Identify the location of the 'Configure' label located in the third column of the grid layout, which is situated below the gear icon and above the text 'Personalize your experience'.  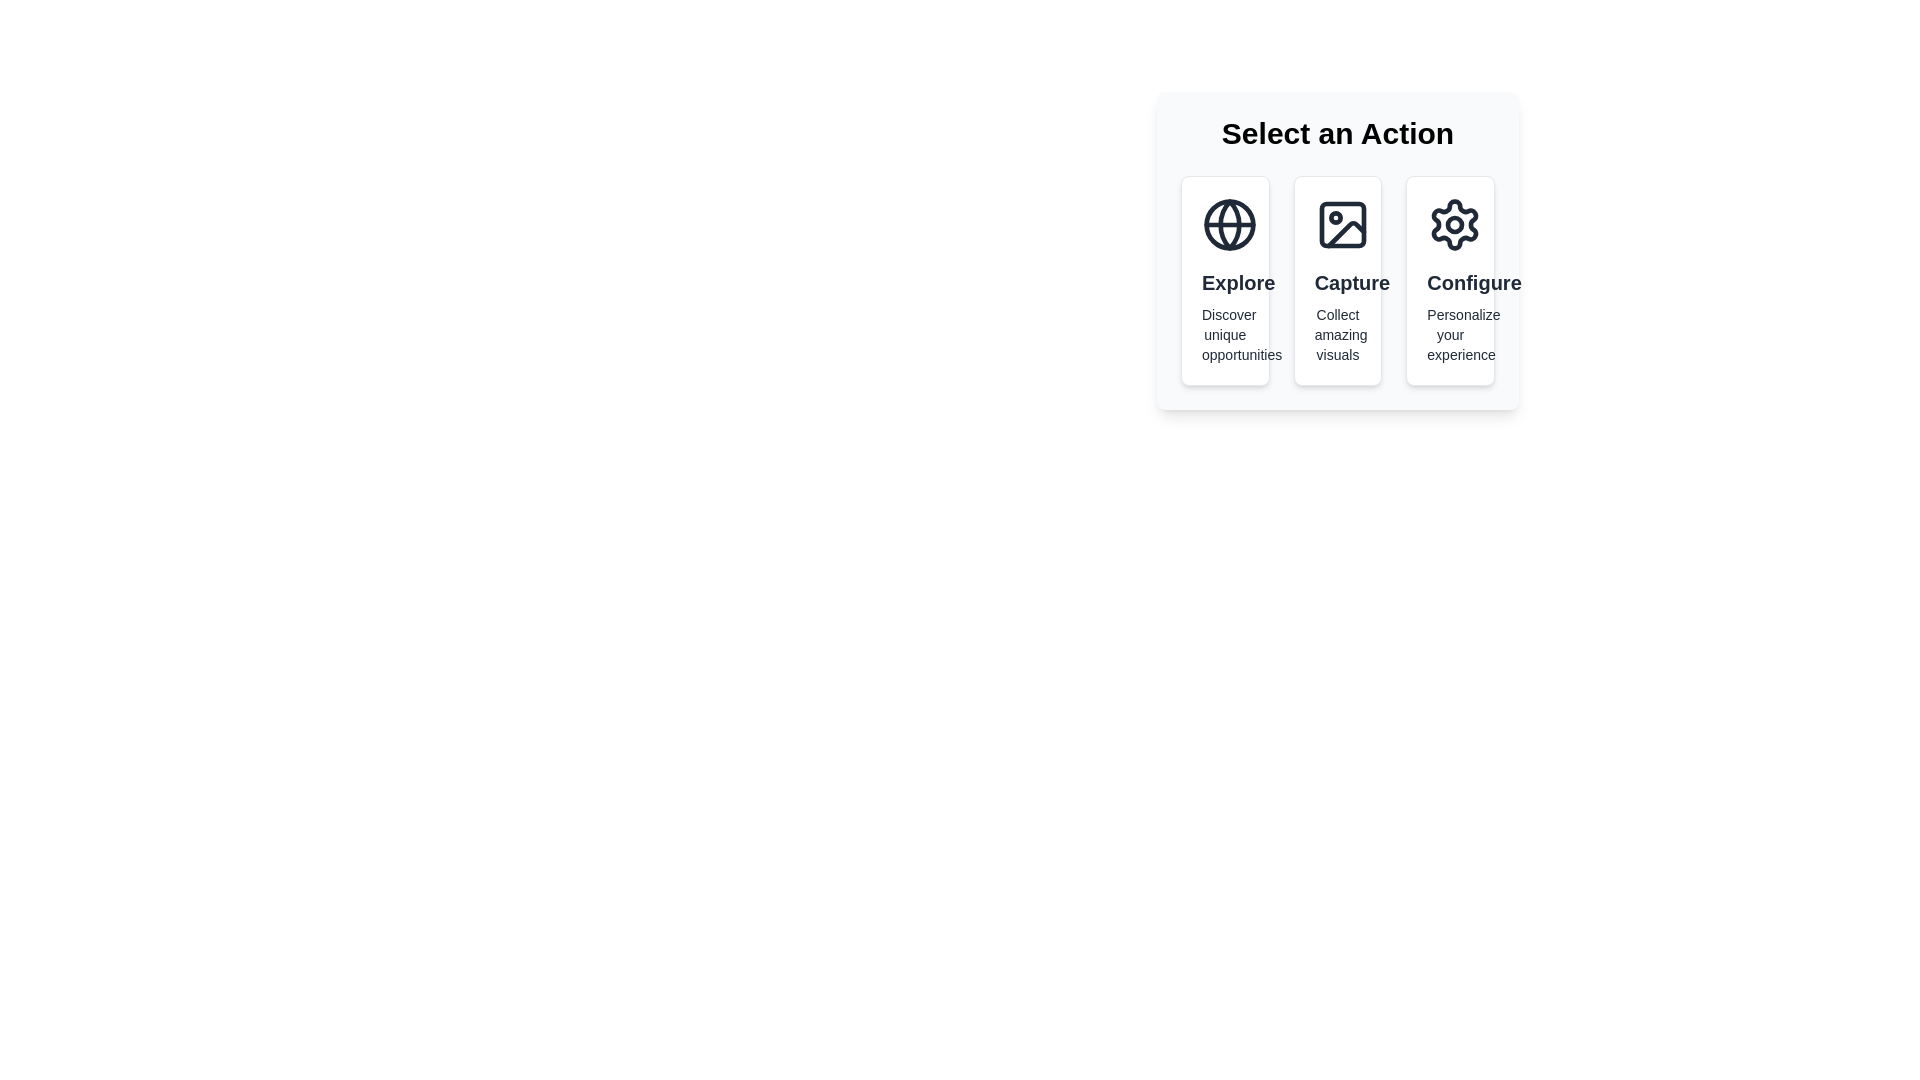
(1450, 282).